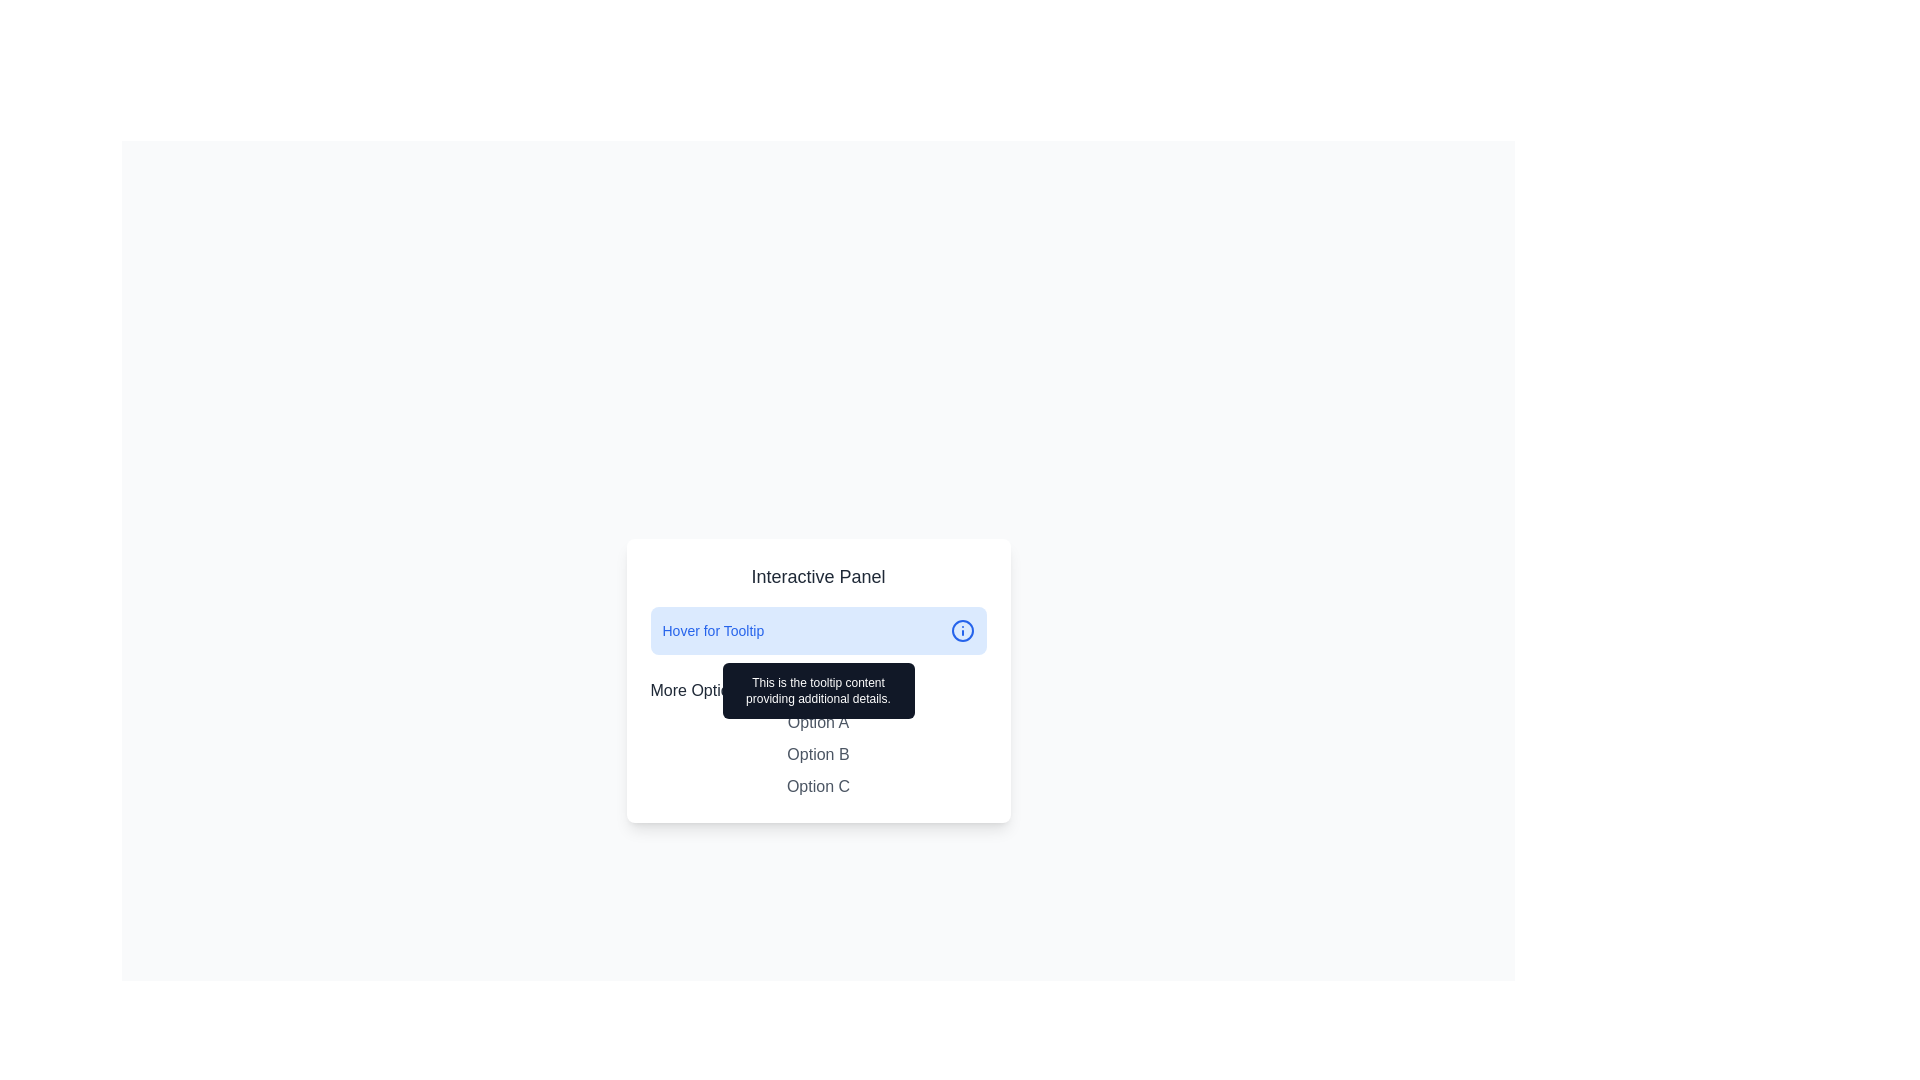 This screenshot has height=1080, width=1920. What do you see at coordinates (818, 785) in the screenshot?
I see `the third item in the vertical list under 'More Options', which is a selectable label located beneath 'Option B', to activate hover styling` at bounding box center [818, 785].